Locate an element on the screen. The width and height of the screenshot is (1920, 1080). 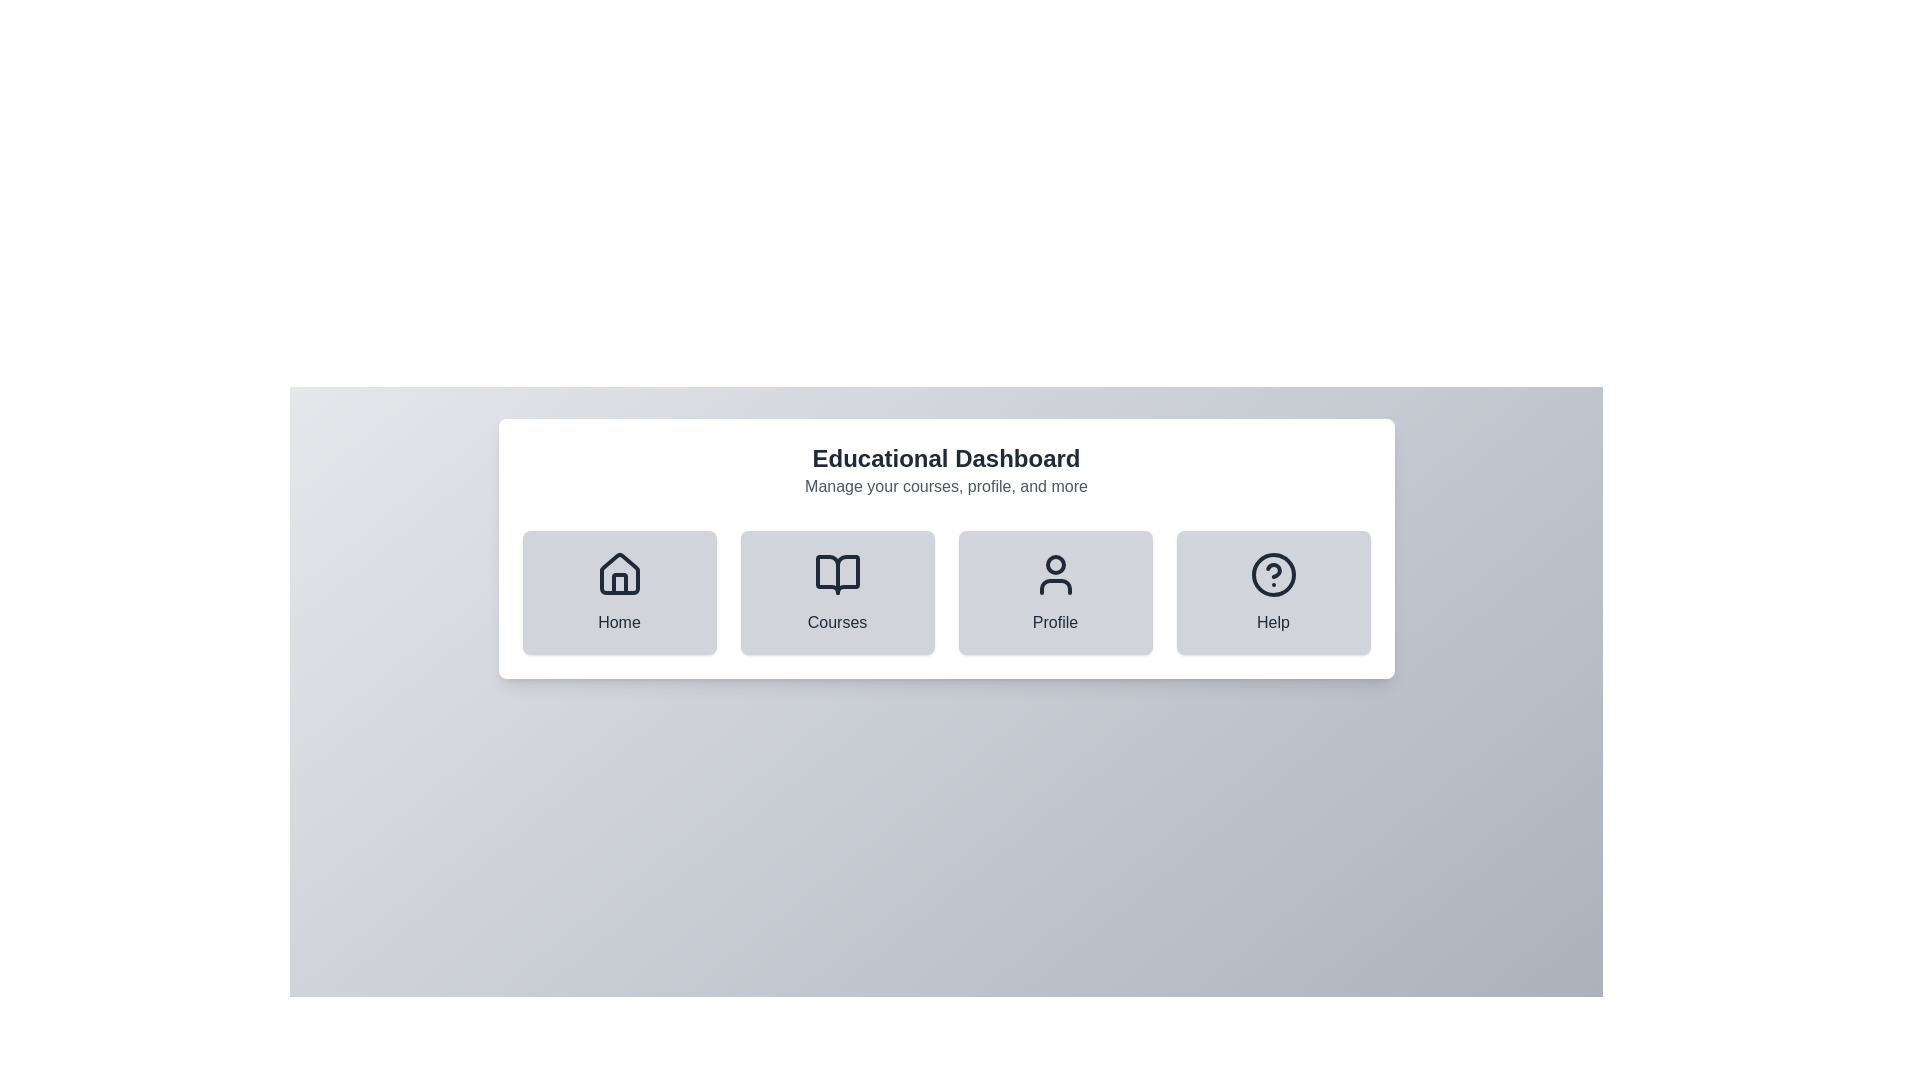
the Profile Icon, which is a lower half outline of a person in a stylized manner, located within the grid of selectable options is located at coordinates (1054, 585).